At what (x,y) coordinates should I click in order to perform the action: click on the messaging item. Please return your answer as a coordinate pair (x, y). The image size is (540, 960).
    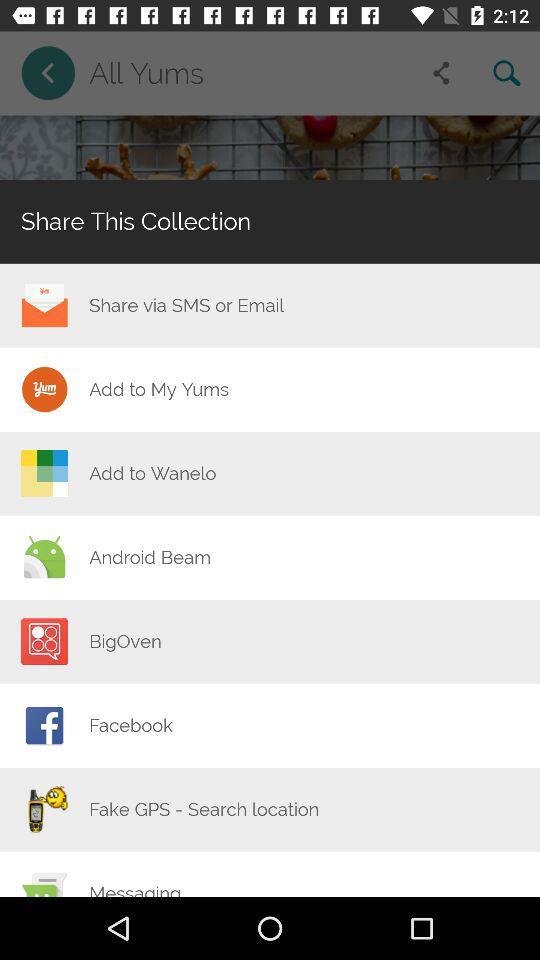
    Looking at the image, I should click on (135, 888).